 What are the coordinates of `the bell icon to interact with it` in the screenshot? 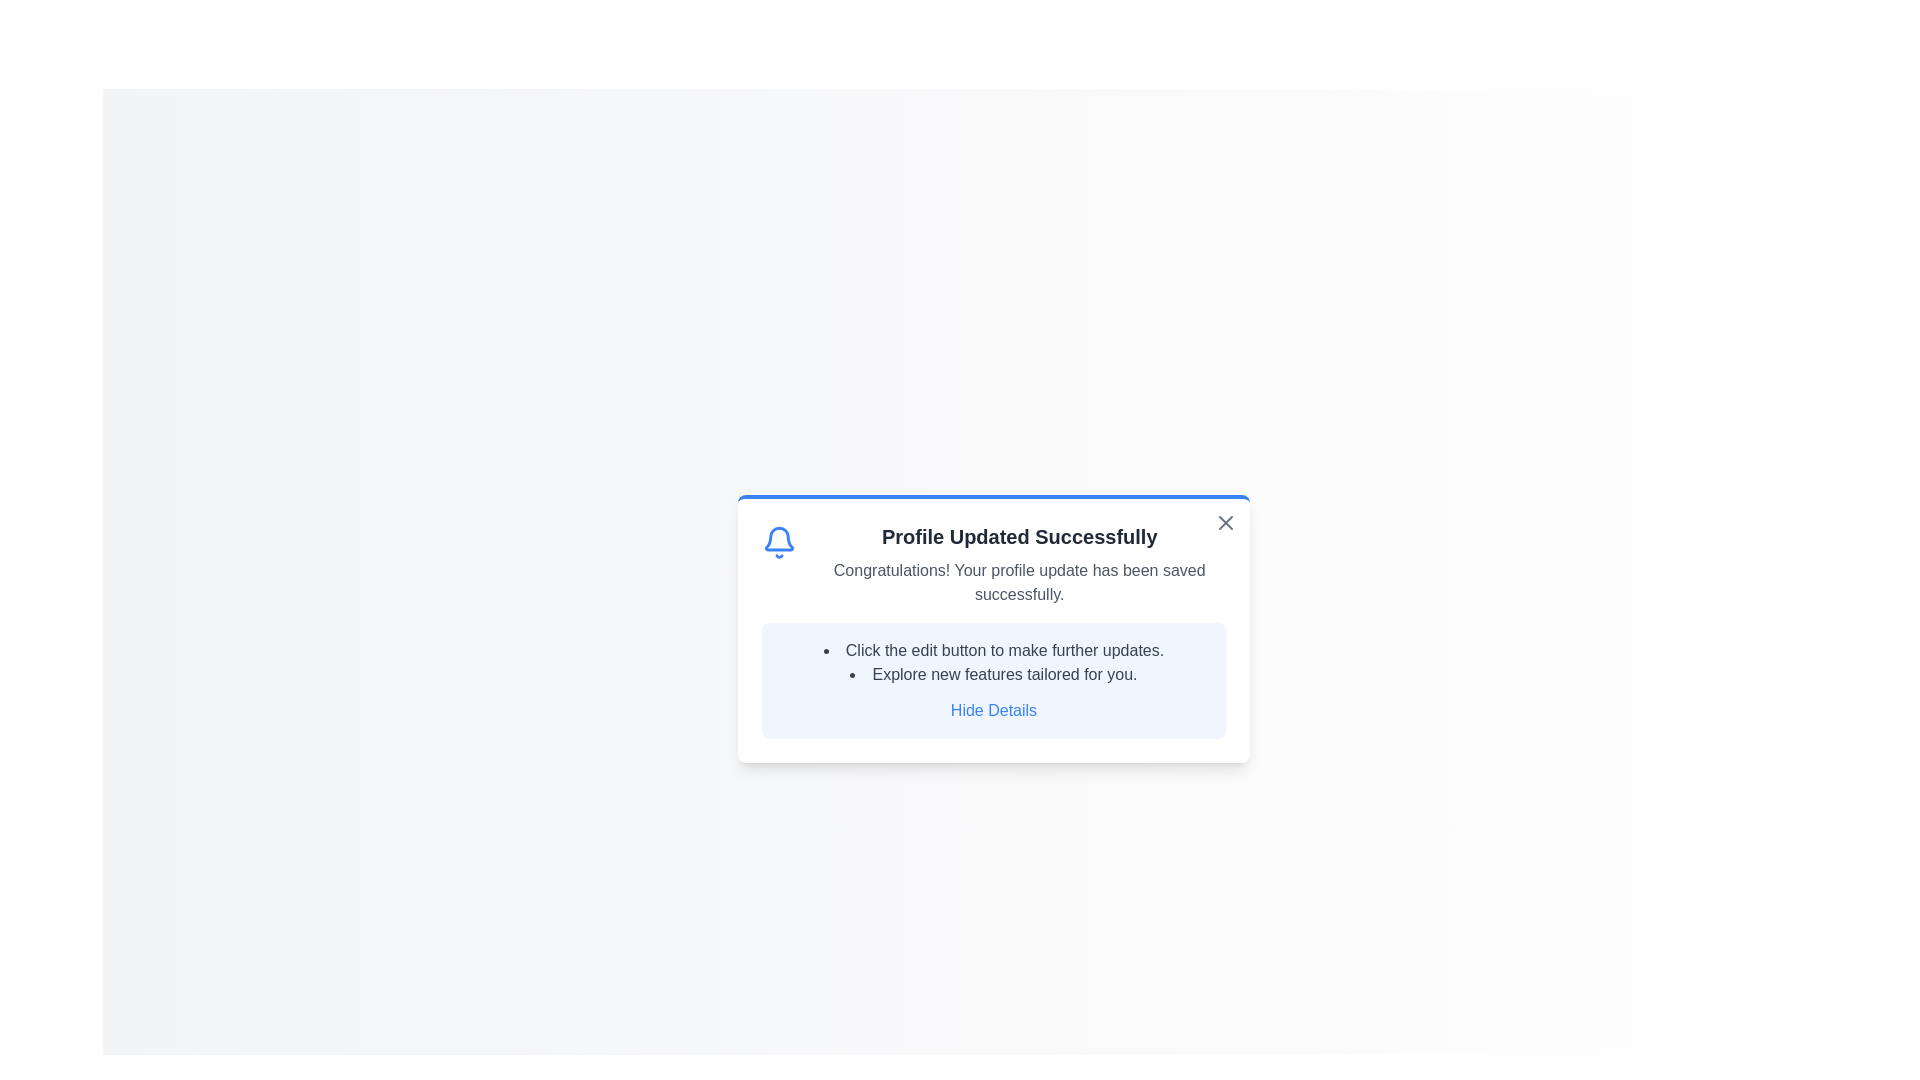 It's located at (778, 543).